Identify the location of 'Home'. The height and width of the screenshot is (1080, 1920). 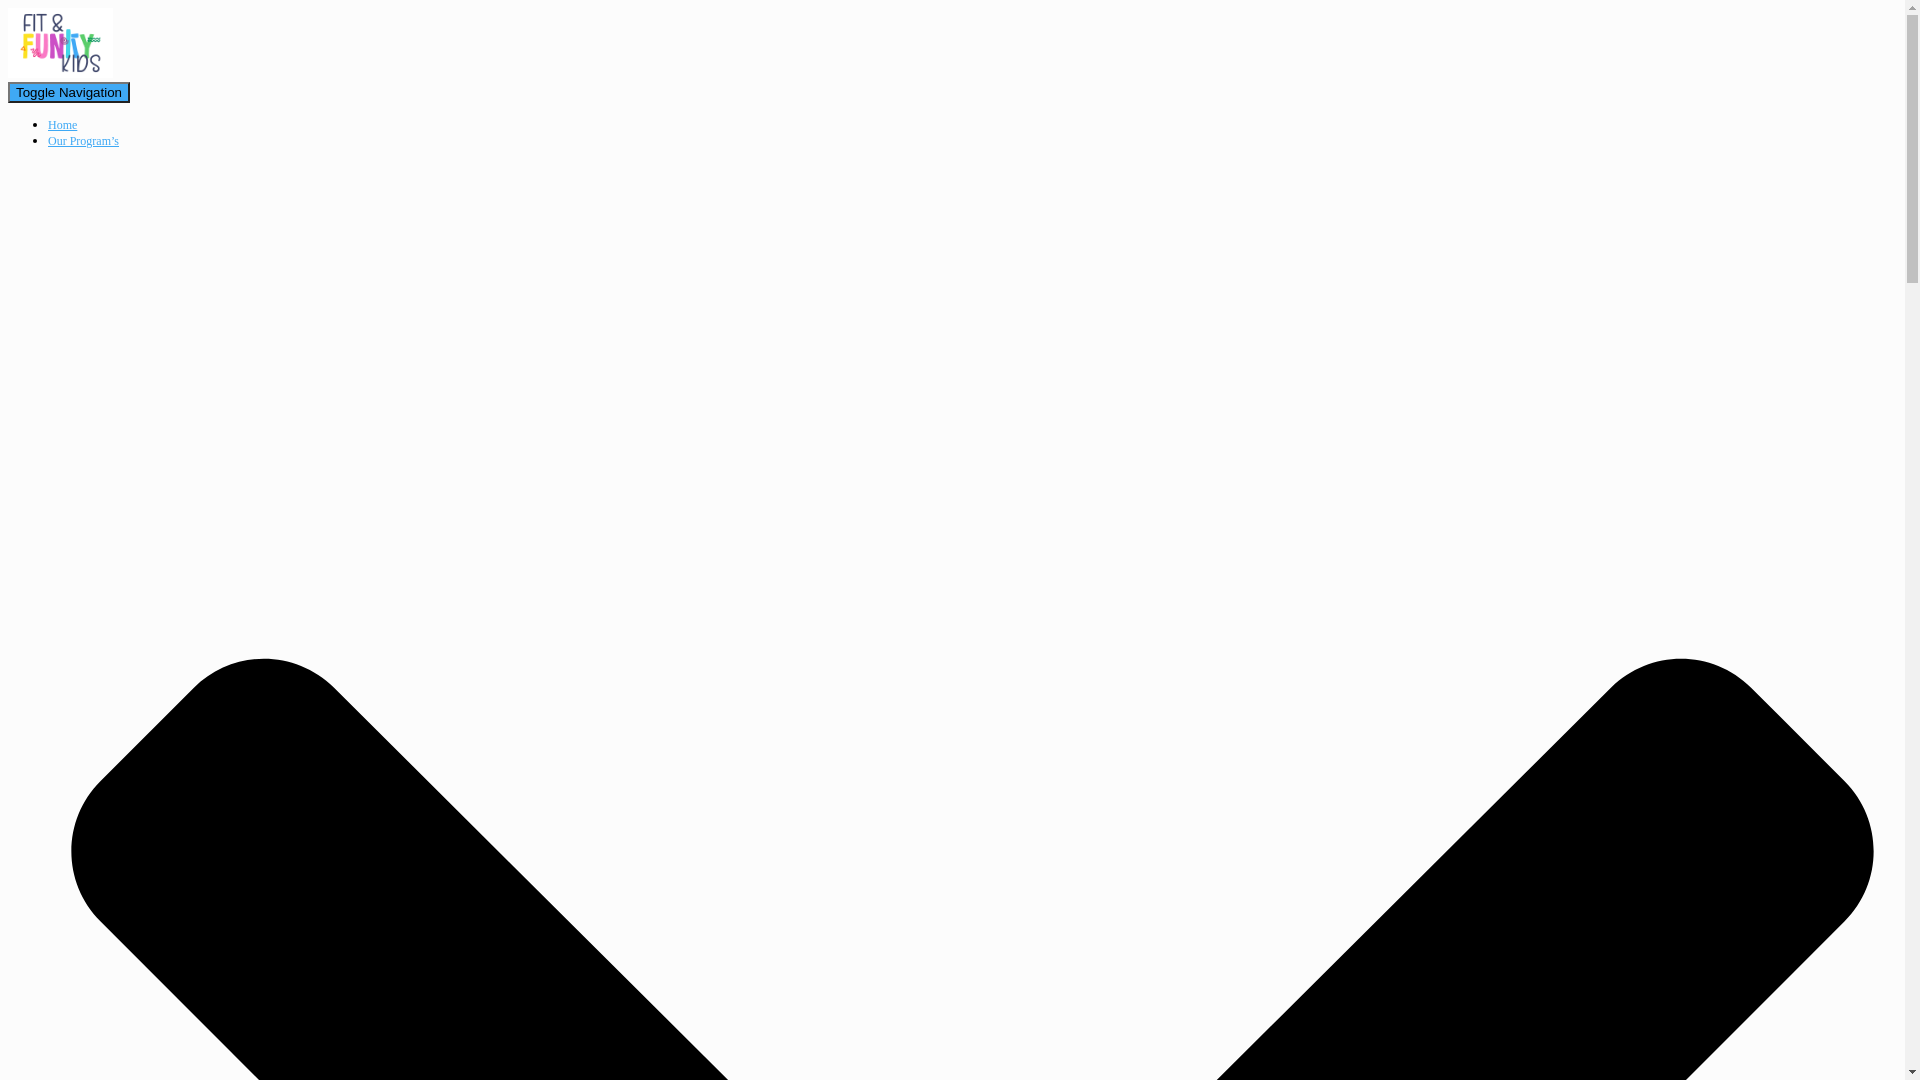
(62, 124).